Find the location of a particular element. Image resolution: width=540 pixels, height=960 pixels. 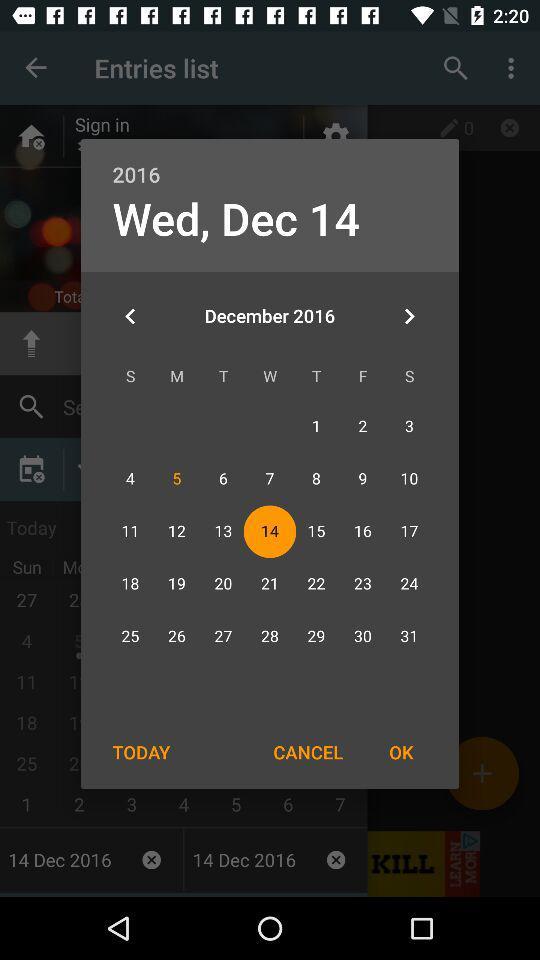

the icon above the wed, dec 14 item is located at coordinates (270, 162).